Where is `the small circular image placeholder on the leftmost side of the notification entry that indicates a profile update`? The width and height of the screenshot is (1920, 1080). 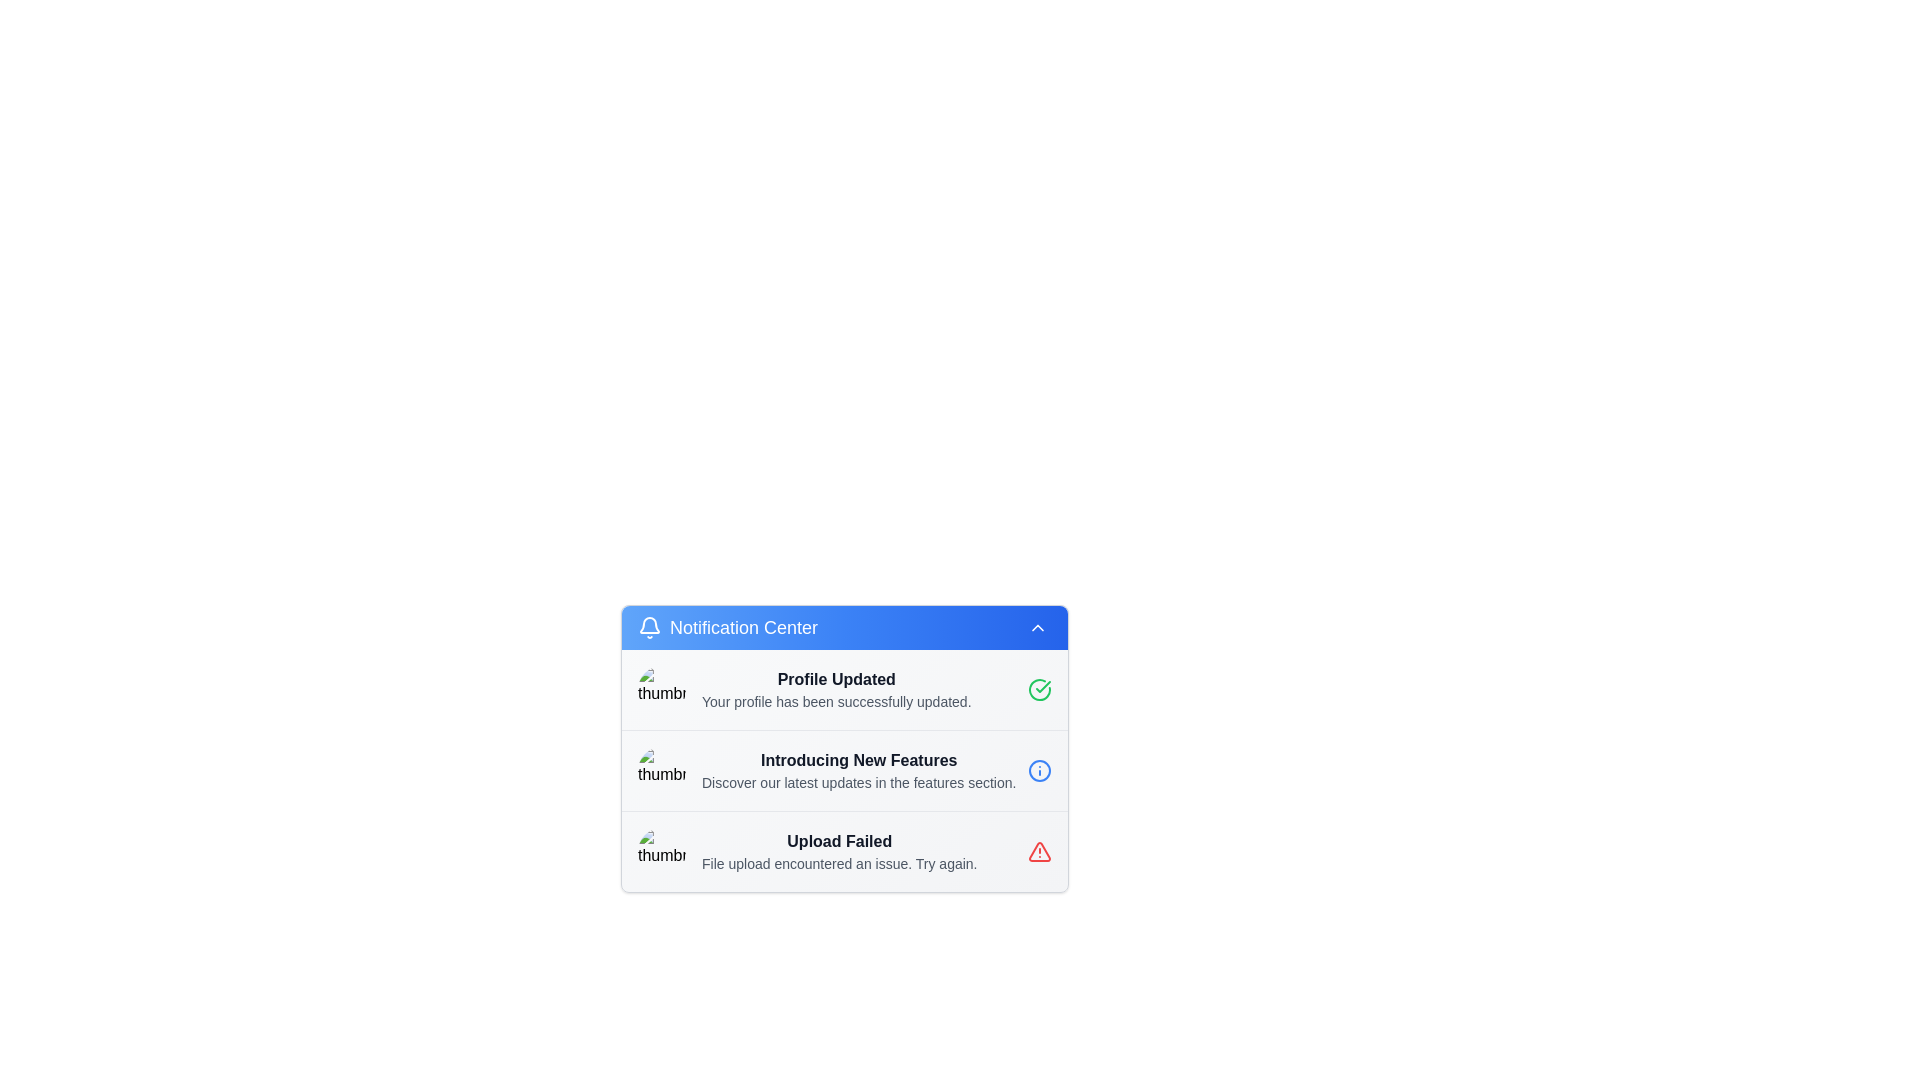 the small circular image placeholder on the leftmost side of the notification entry that indicates a profile update is located at coordinates (662, 689).